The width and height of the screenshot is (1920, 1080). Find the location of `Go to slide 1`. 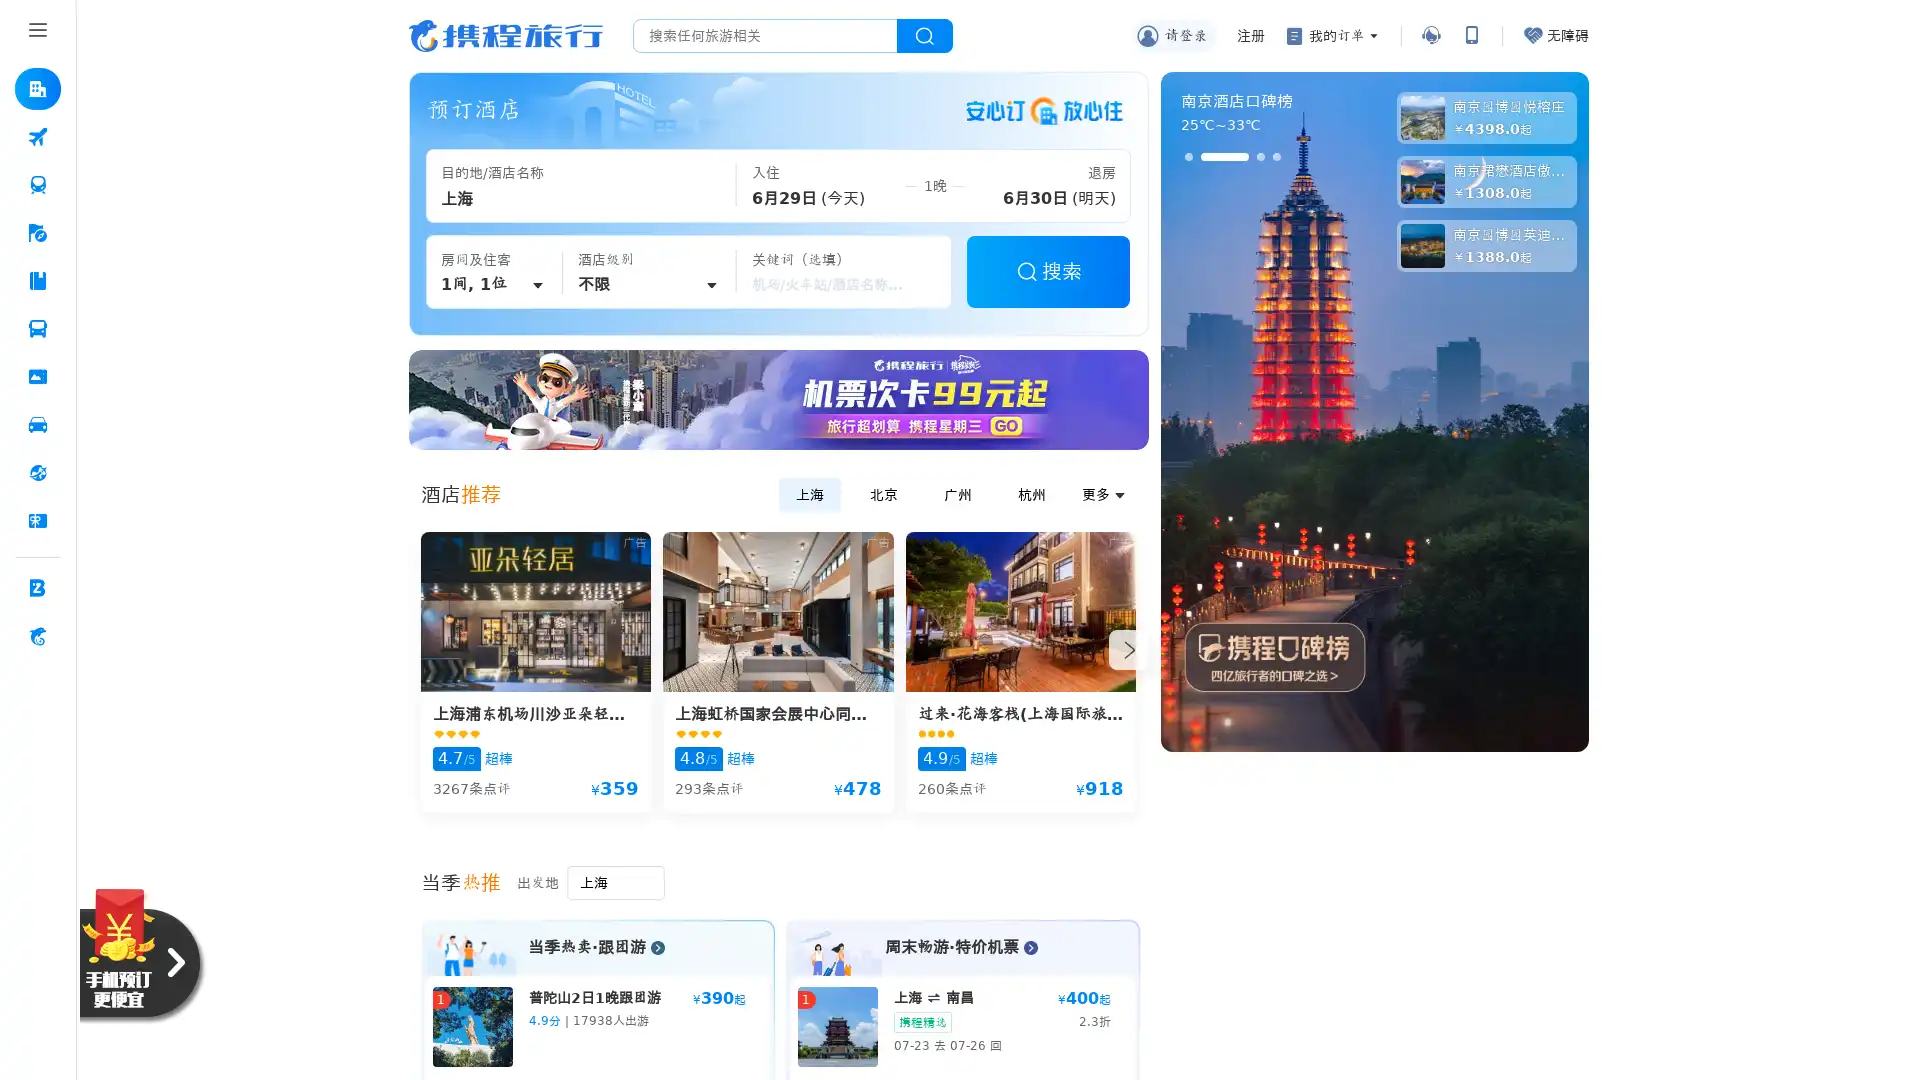

Go to slide 1 is located at coordinates (1188, 156).